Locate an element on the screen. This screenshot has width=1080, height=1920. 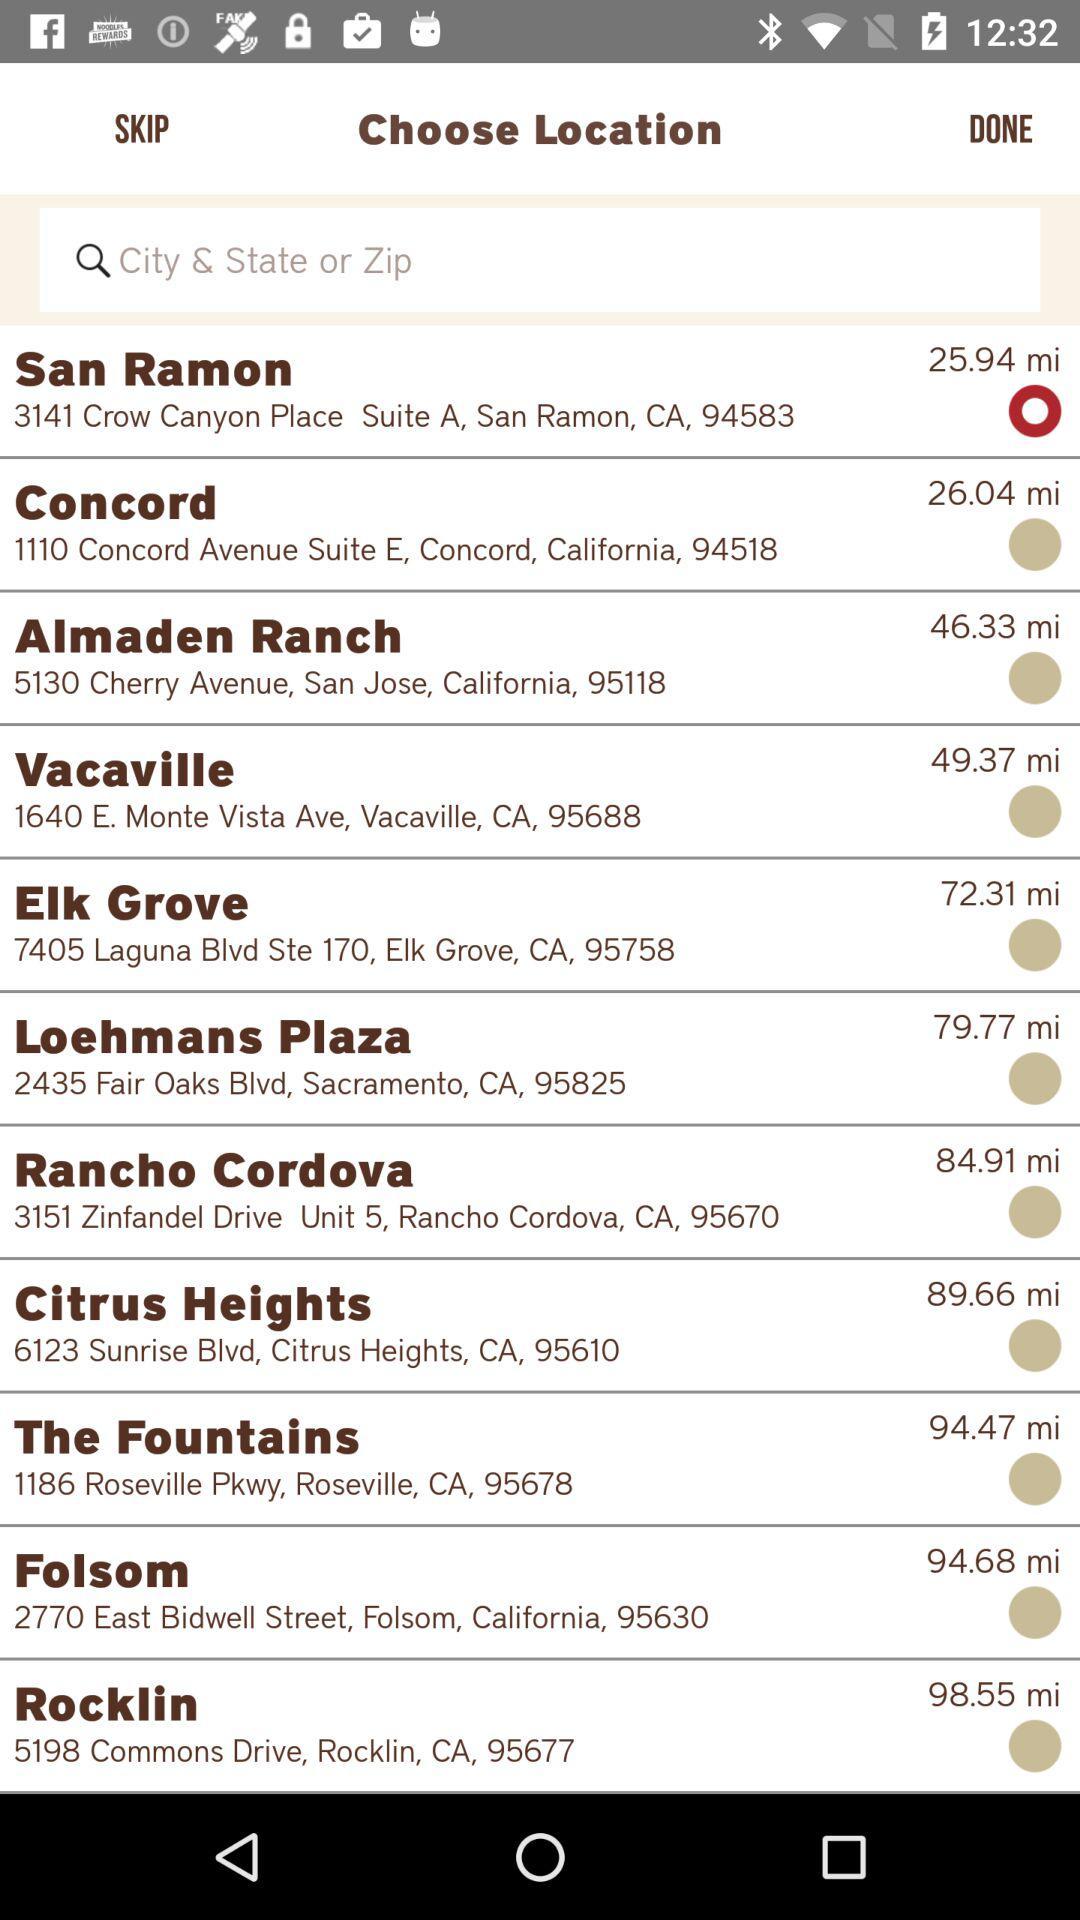
7405 laguna blvd is located at coordinates (463, 948).